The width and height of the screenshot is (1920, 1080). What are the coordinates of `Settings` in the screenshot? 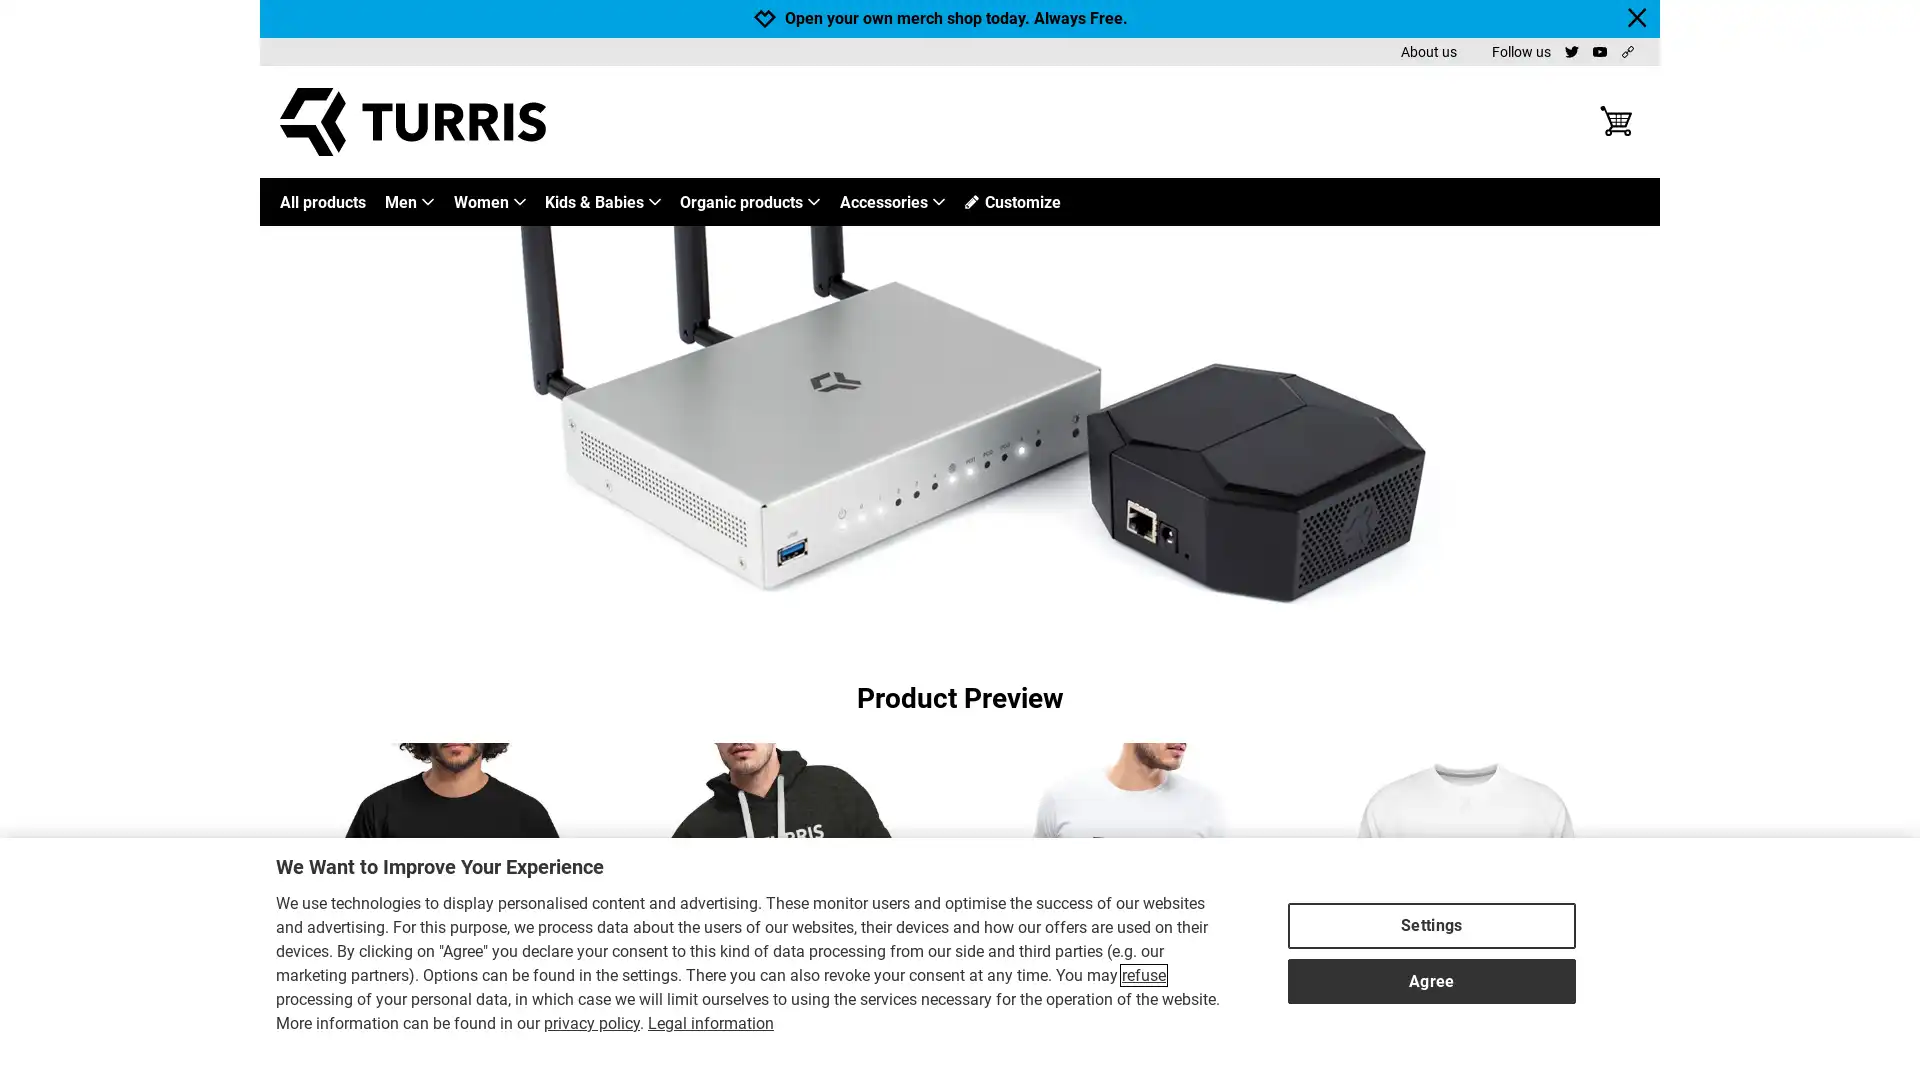 It's located at (1430, 921).